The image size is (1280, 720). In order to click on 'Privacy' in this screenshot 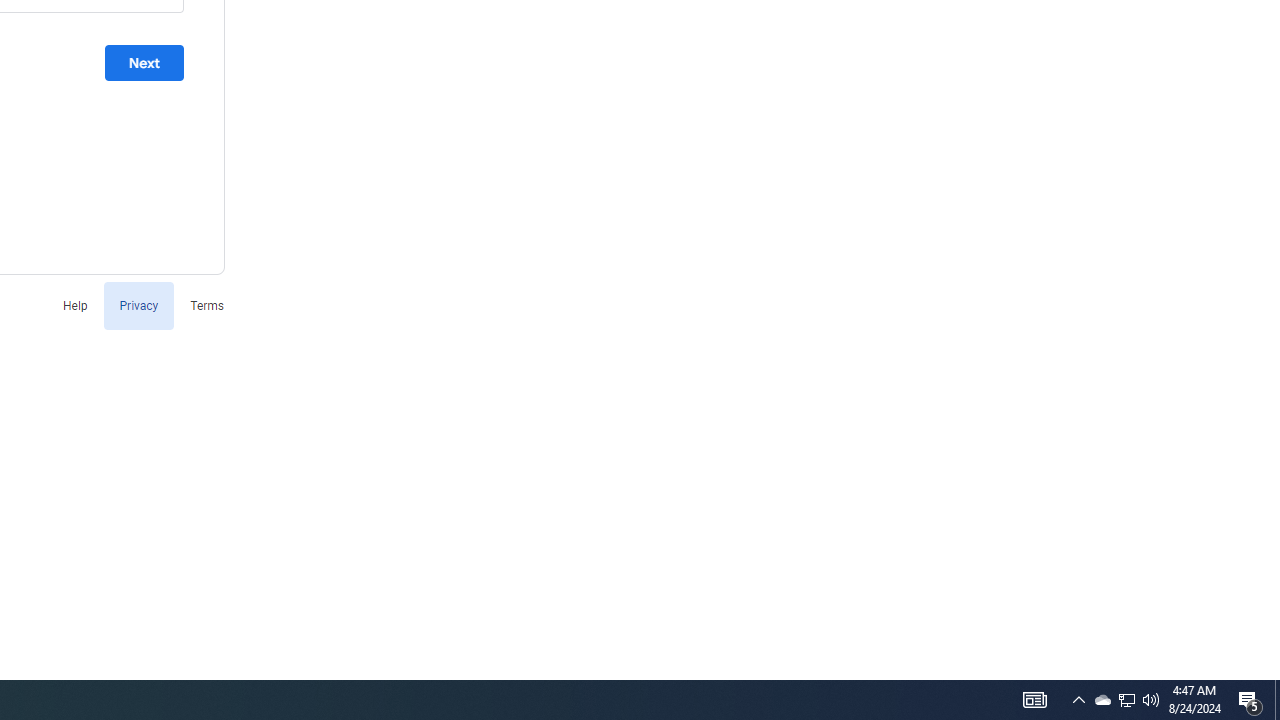, I will do `click(137, 305)`.